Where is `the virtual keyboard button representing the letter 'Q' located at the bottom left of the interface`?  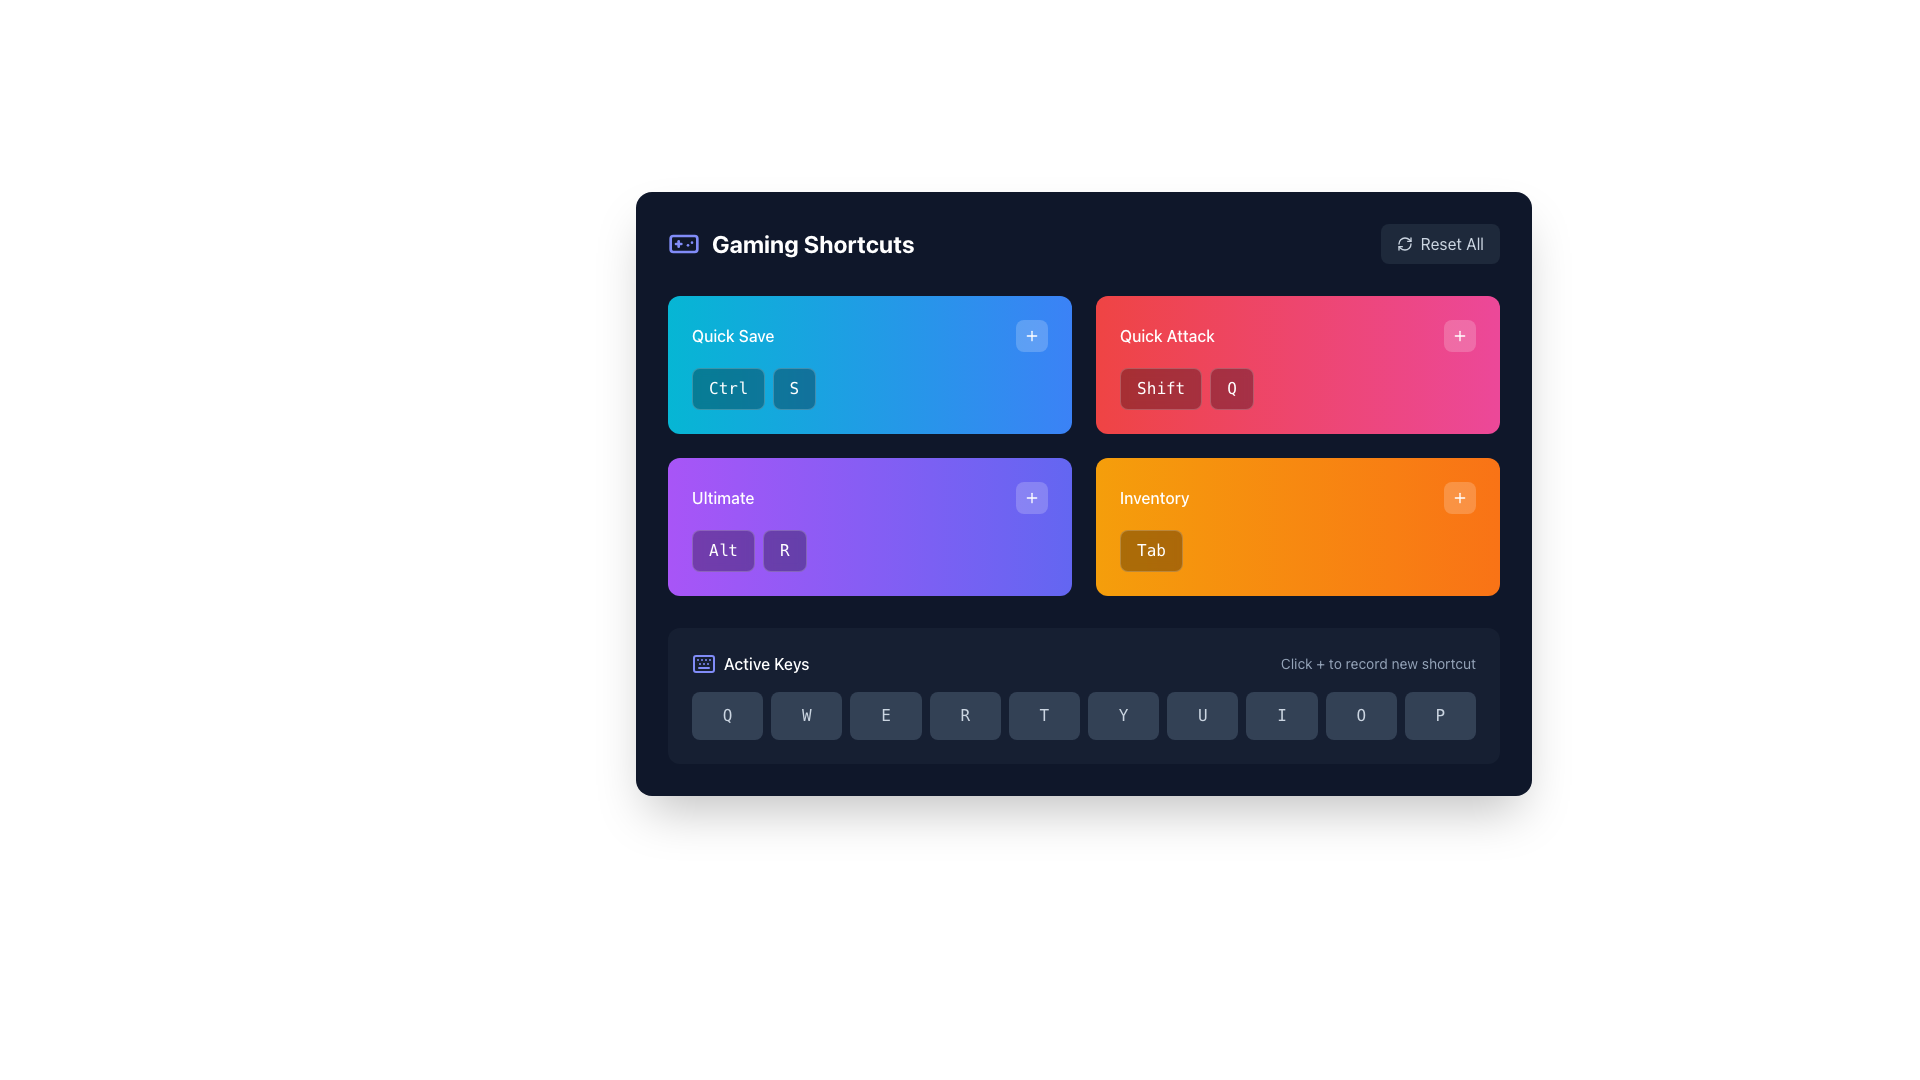 the virtual keyboard button representing the letter 'Q' located at the bottom left of the interface is located at coordinates (726, 715).